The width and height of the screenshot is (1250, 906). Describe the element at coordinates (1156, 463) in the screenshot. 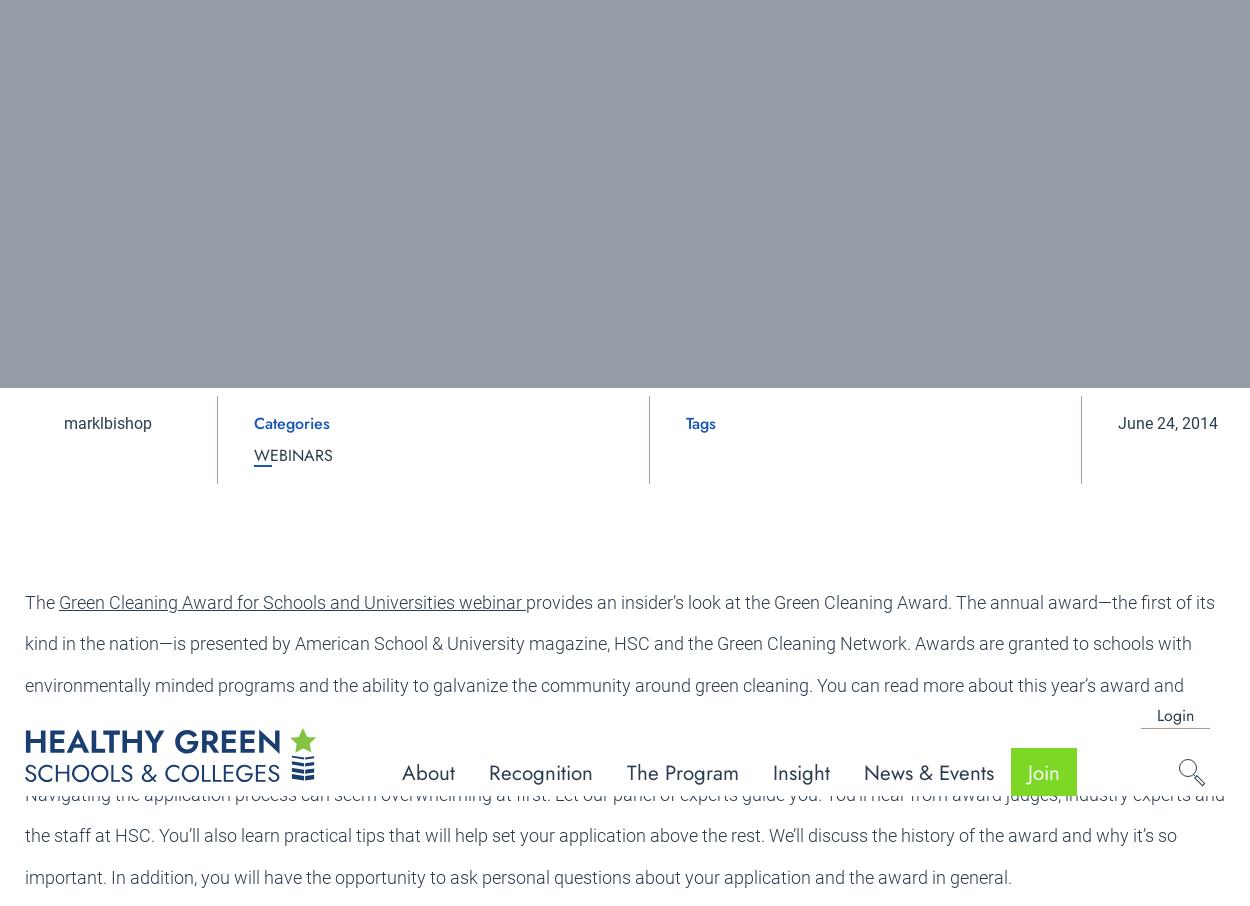

I see `'Follow us'` at that location.